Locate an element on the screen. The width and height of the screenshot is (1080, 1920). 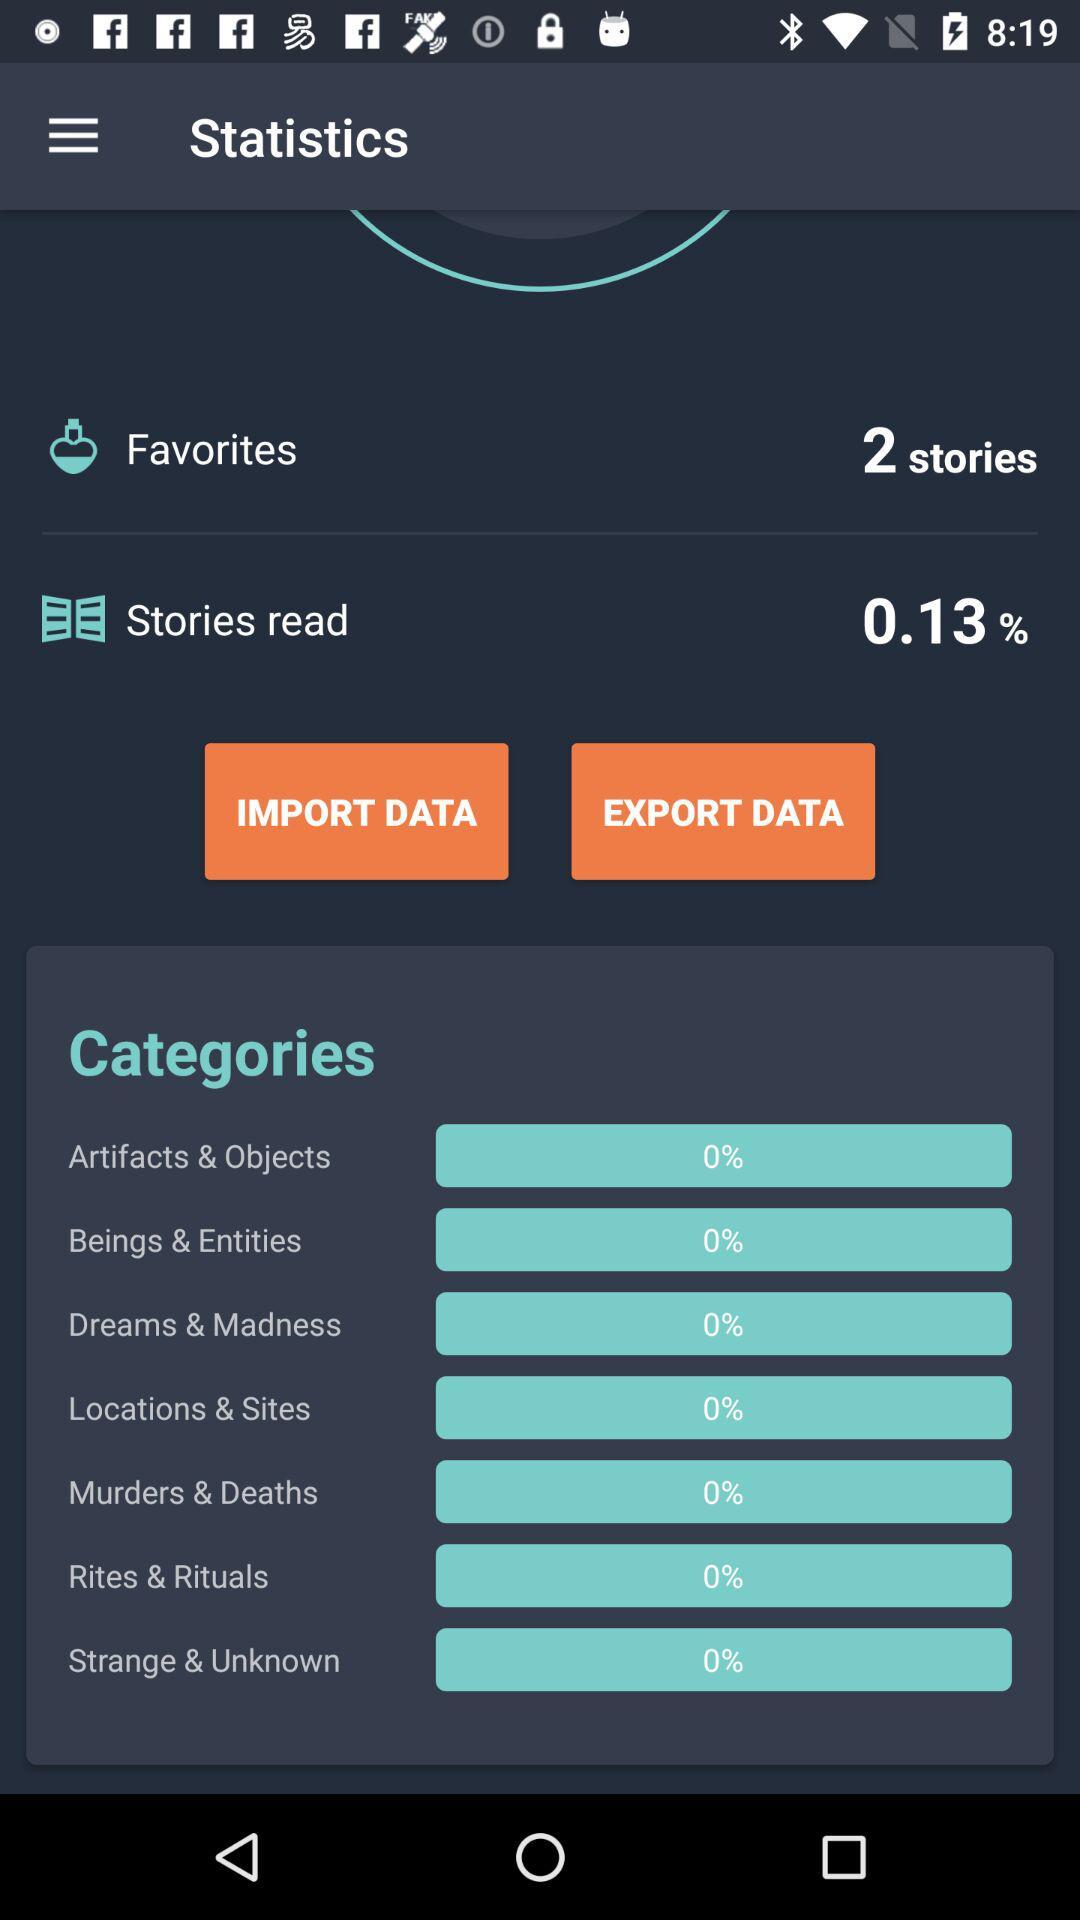
the icon to the left of the export data item is located at coordinates (355, 811).